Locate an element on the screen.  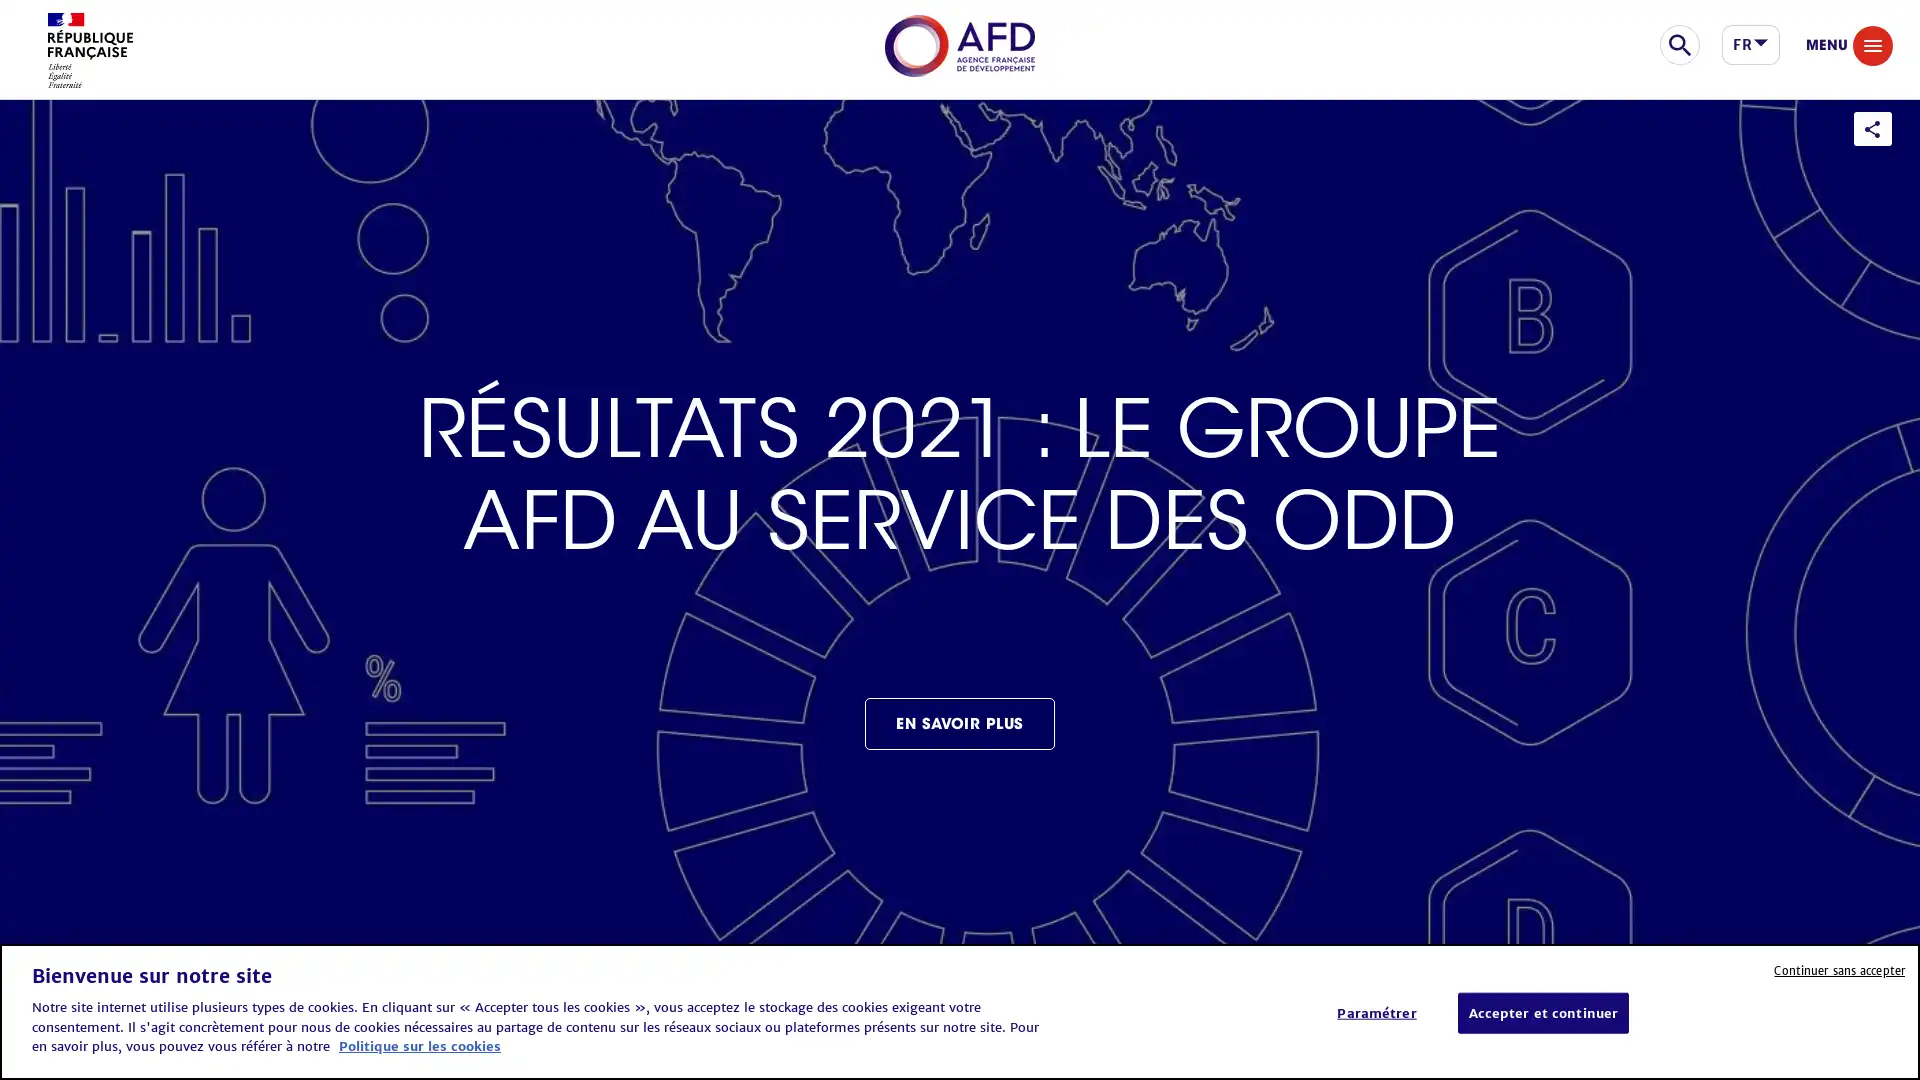
Rechercher is located at coordinates (1750, 53).